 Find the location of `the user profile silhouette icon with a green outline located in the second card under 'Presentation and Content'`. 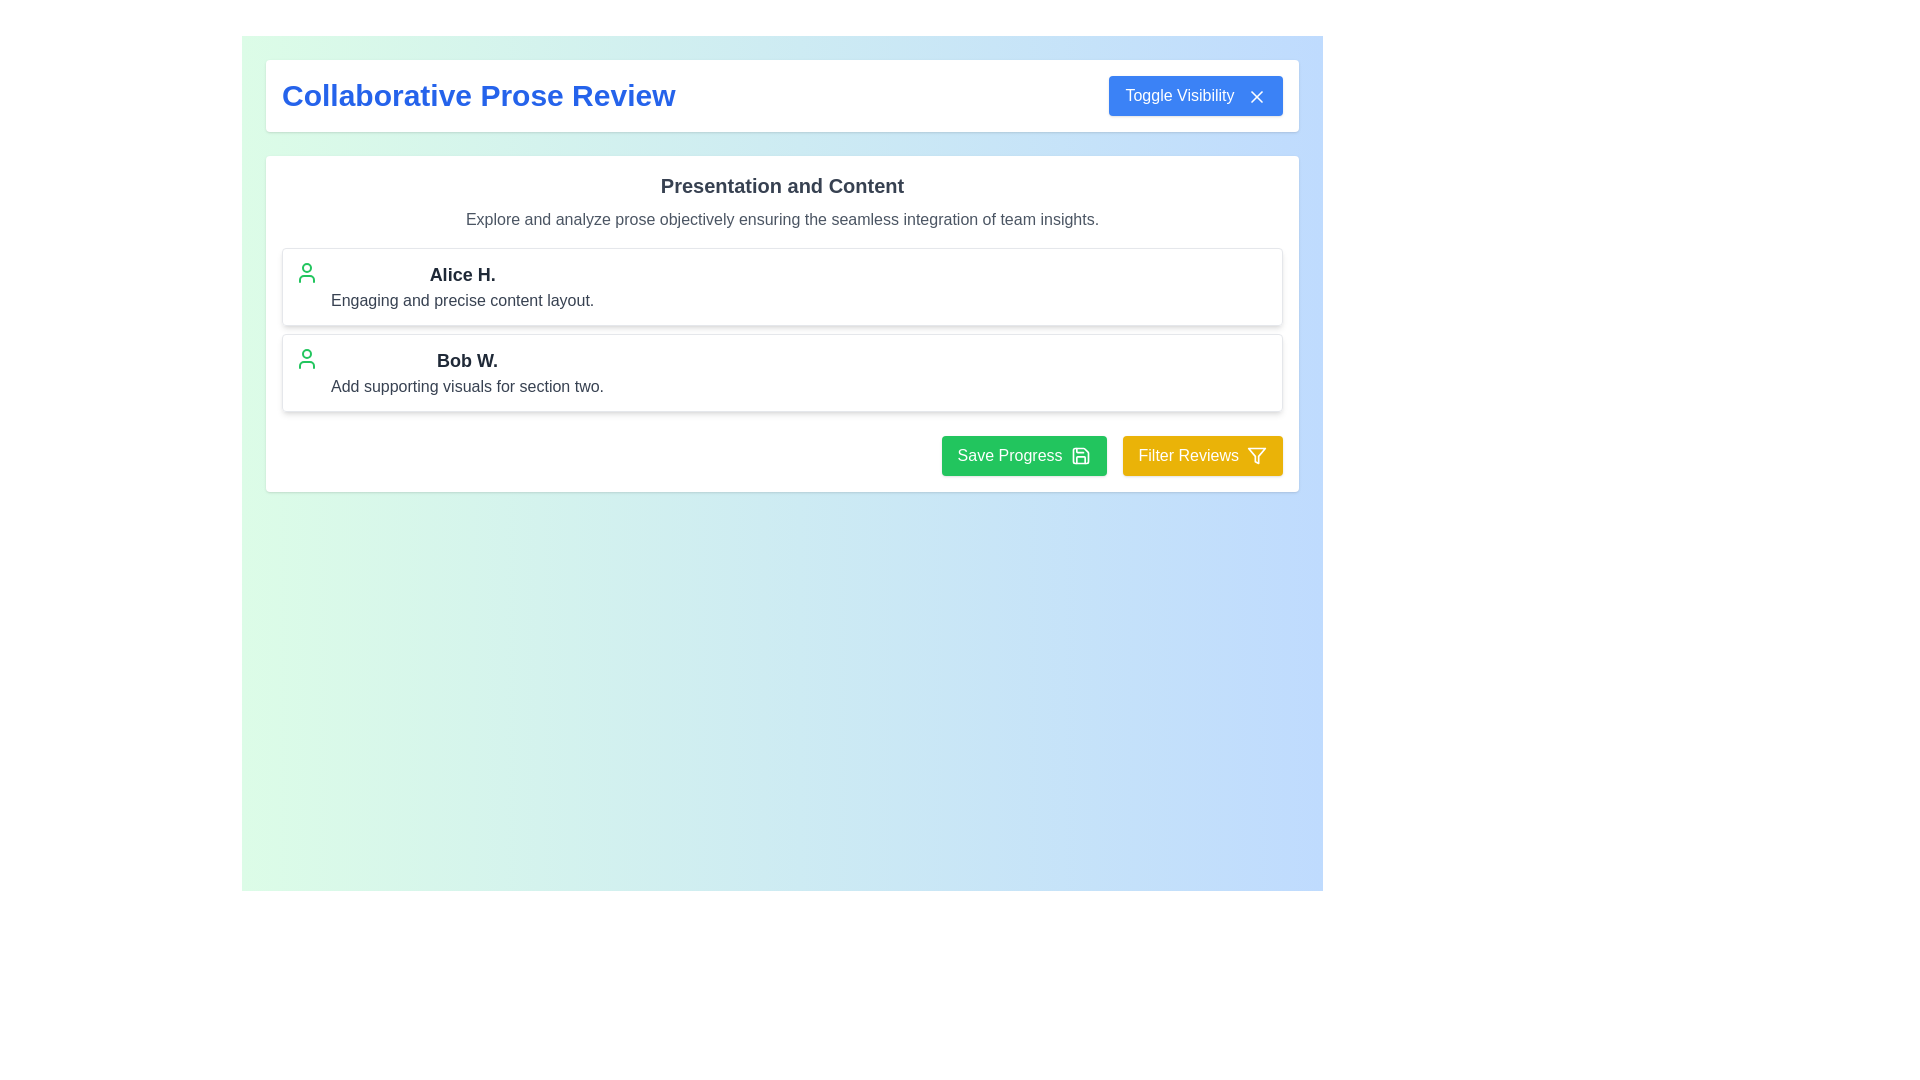

the user profile silhouette icon with a green outline located in the second card under 'Presentation and Content' is located at coordinates (306, 357).